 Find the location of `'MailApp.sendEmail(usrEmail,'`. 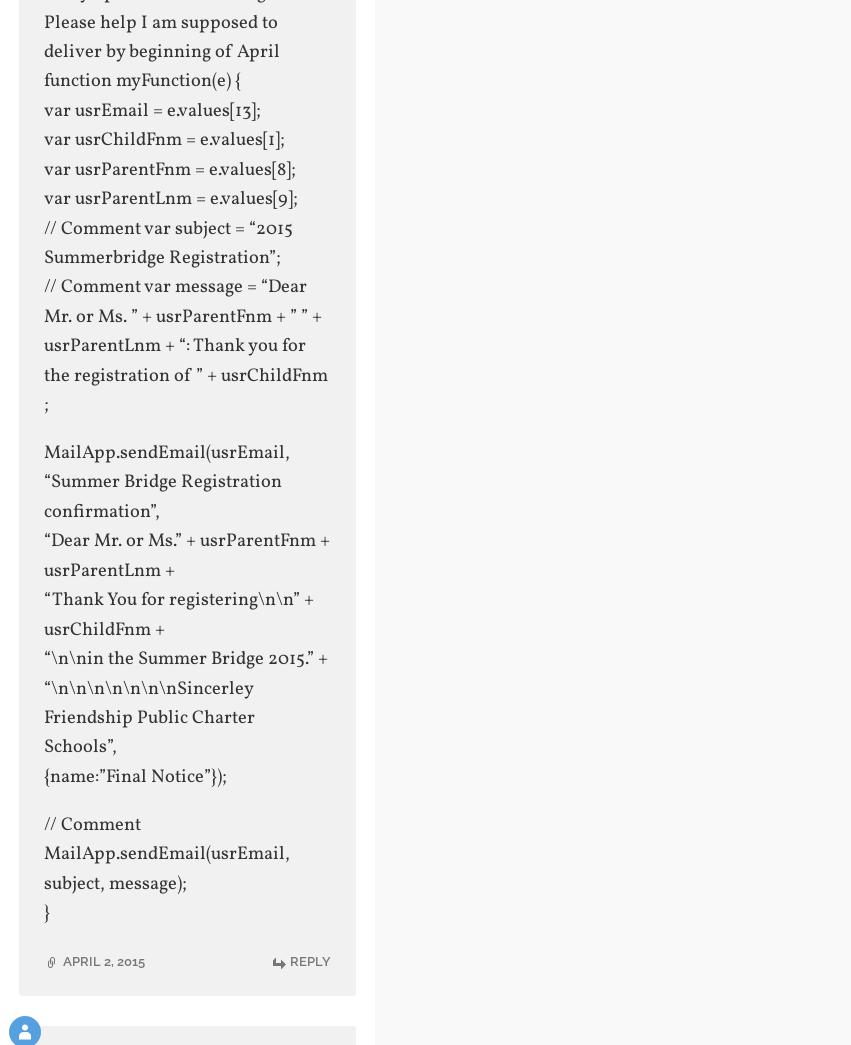

'MailApp.sendEmail(usrEmail,' is located at coordinates (165, 453).